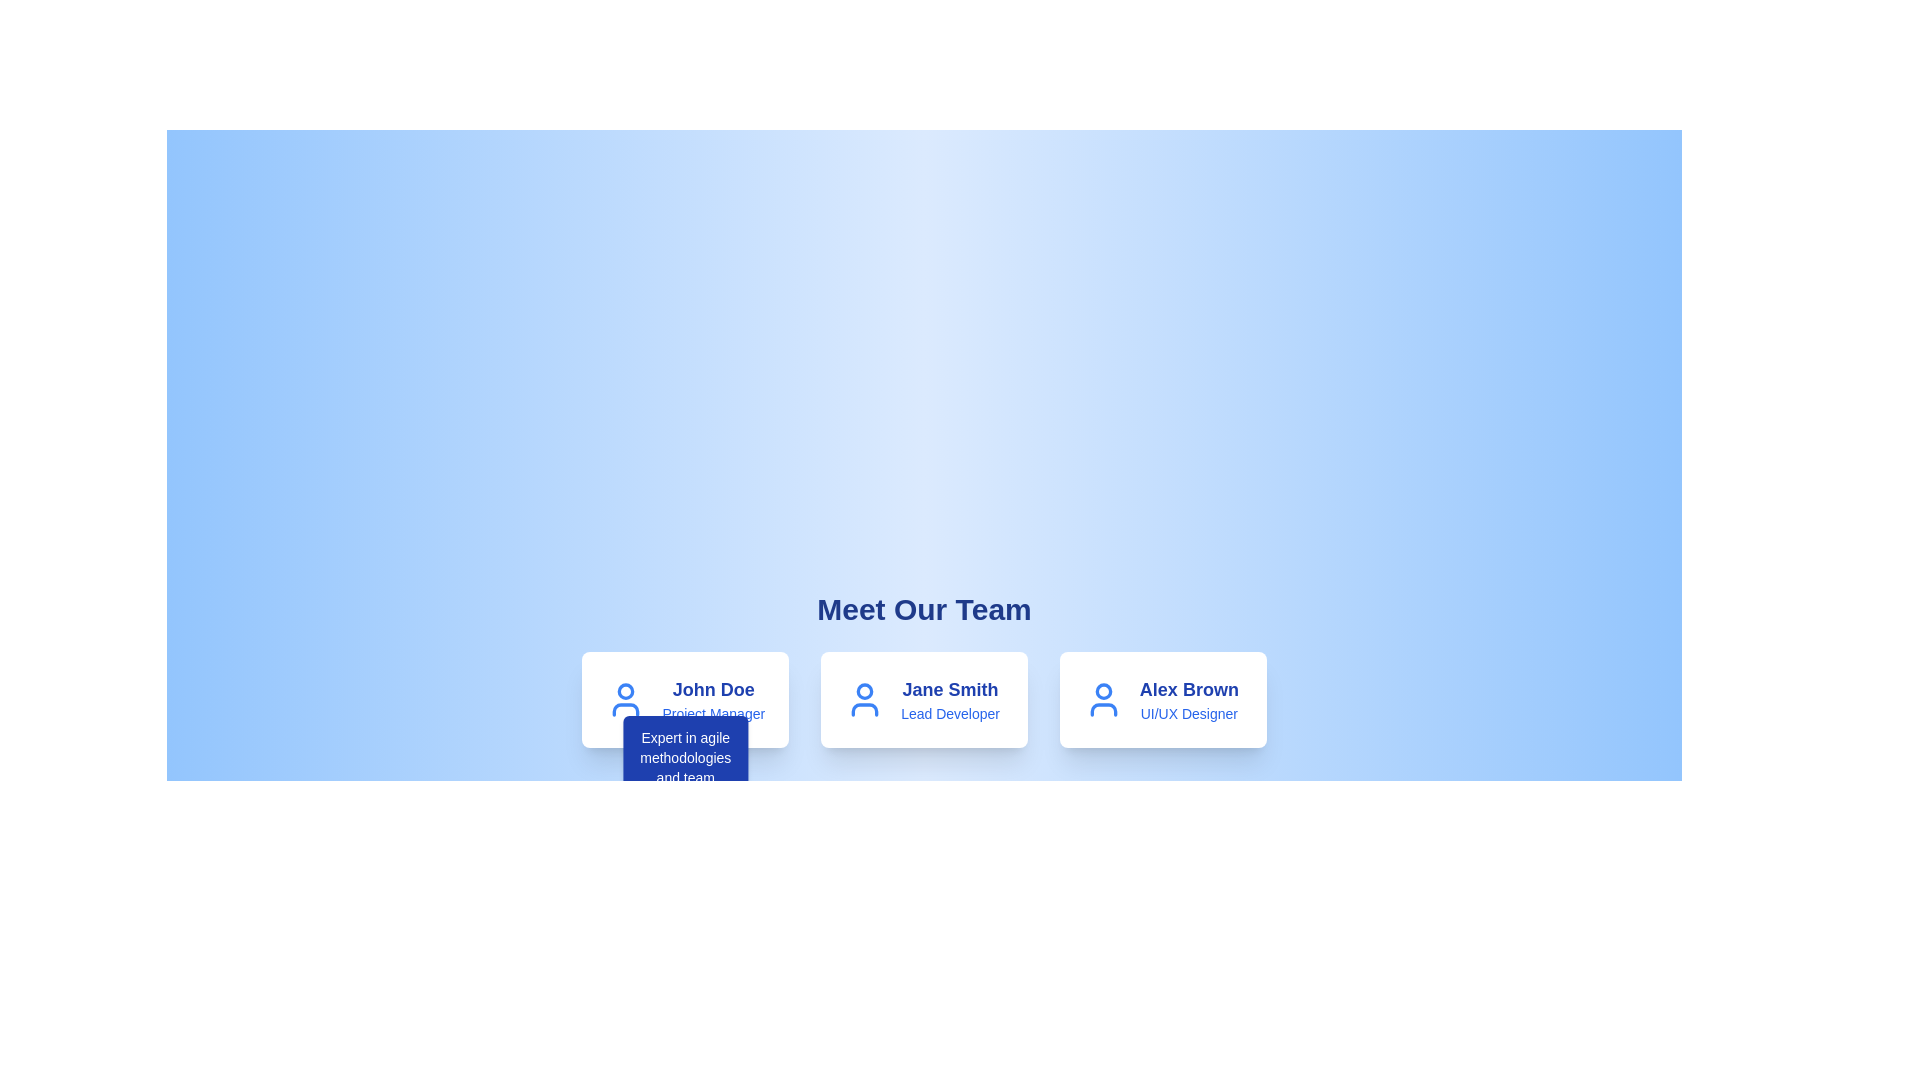 The image size is (1920, 1080). I want to click on the user profile icon located to the left of the name 'Alex Brown' and the title 'UI/UX Designer' on the rightmost card in the team members row, so click(1102, 698).